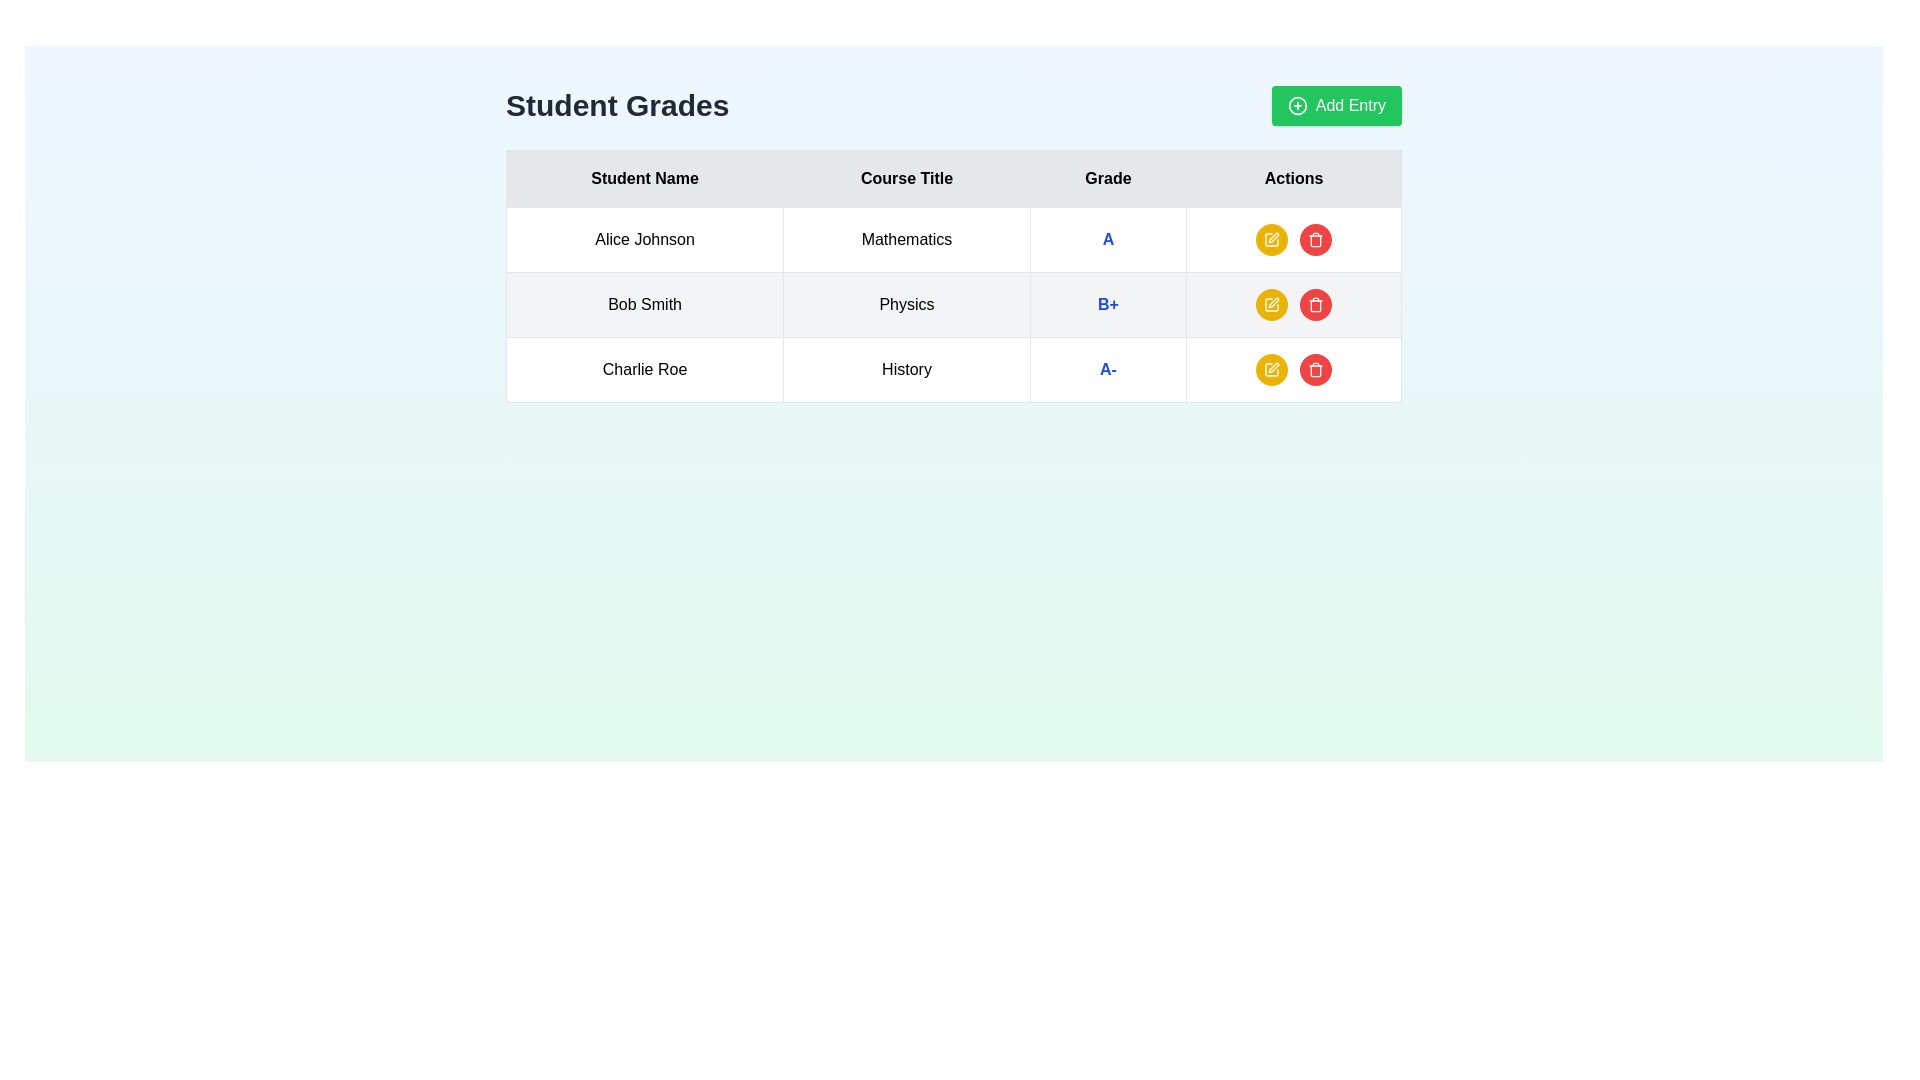  I want to click on text displayed in the first row and first column of the table under the header 'Student Name', which represents the name of the first student, so click(645, 238).